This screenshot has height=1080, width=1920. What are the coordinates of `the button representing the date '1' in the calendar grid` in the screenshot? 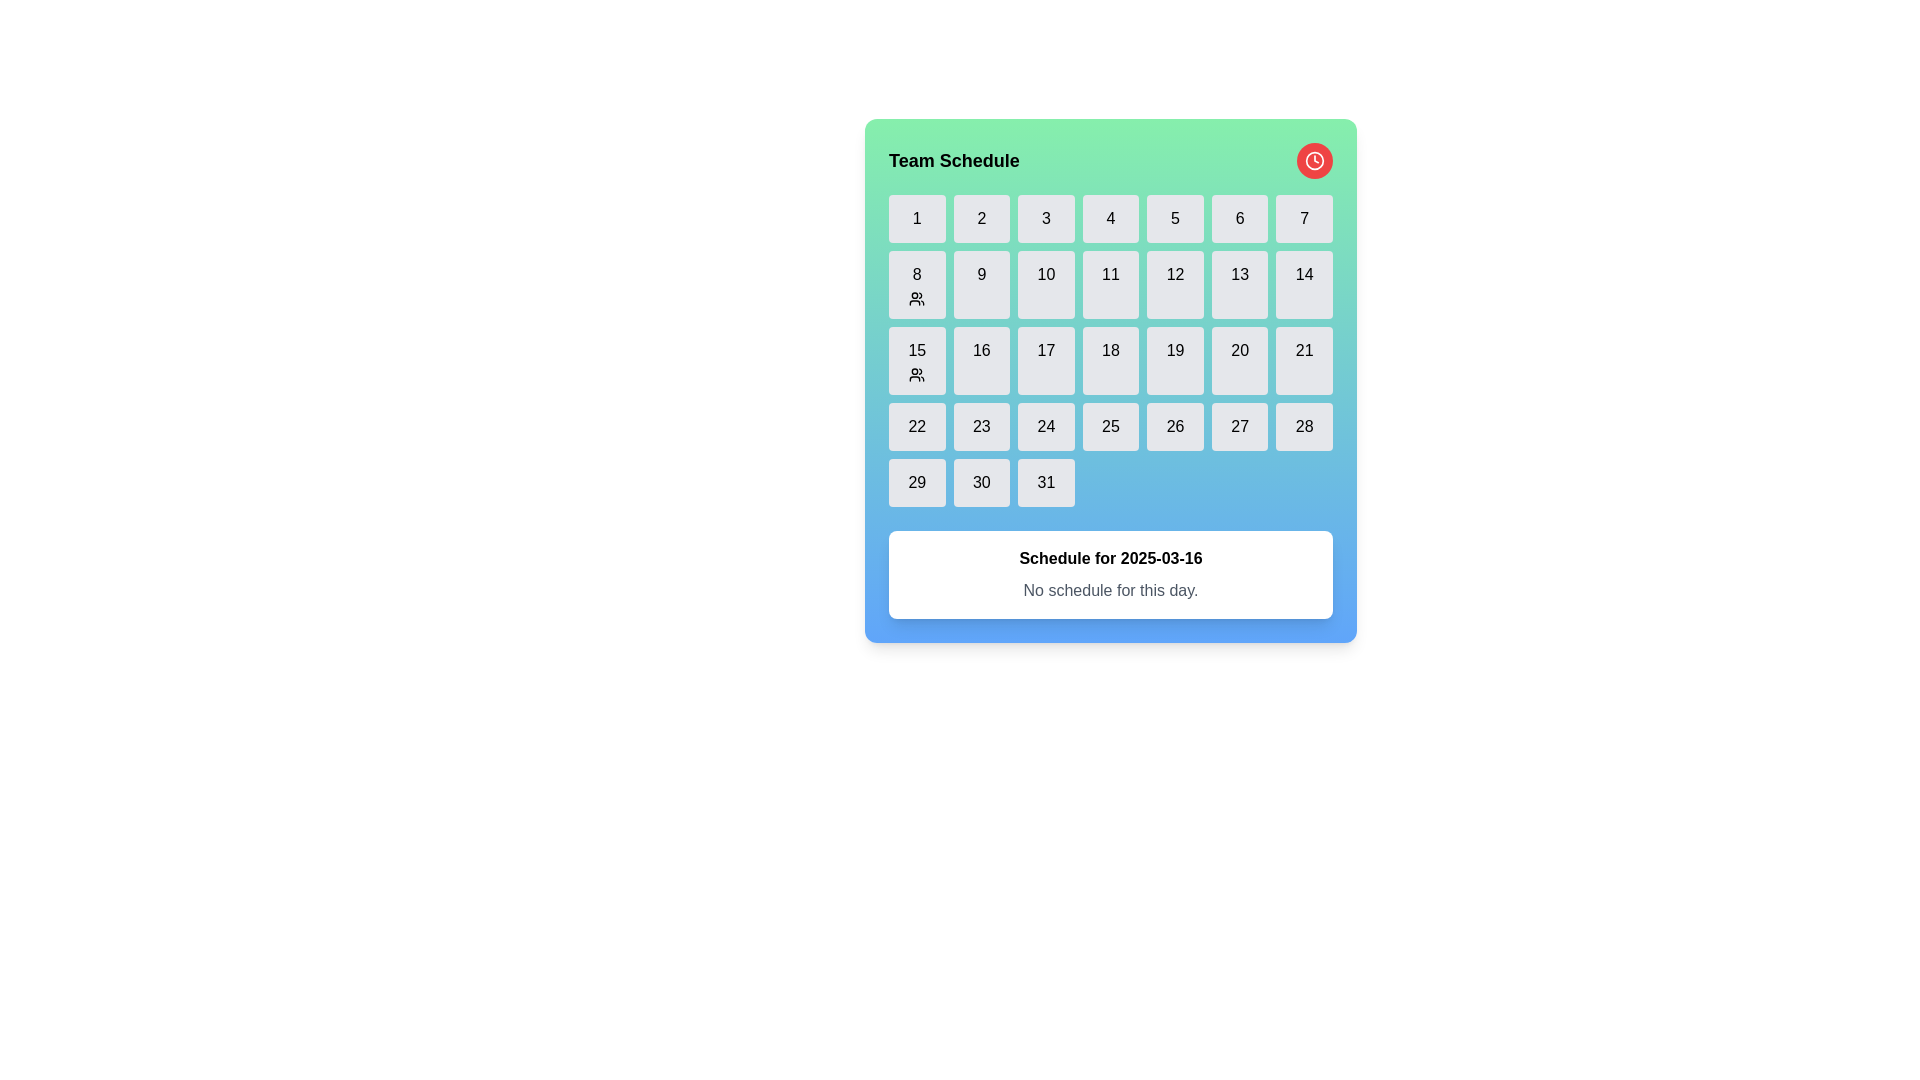 It's located at (916, 219).